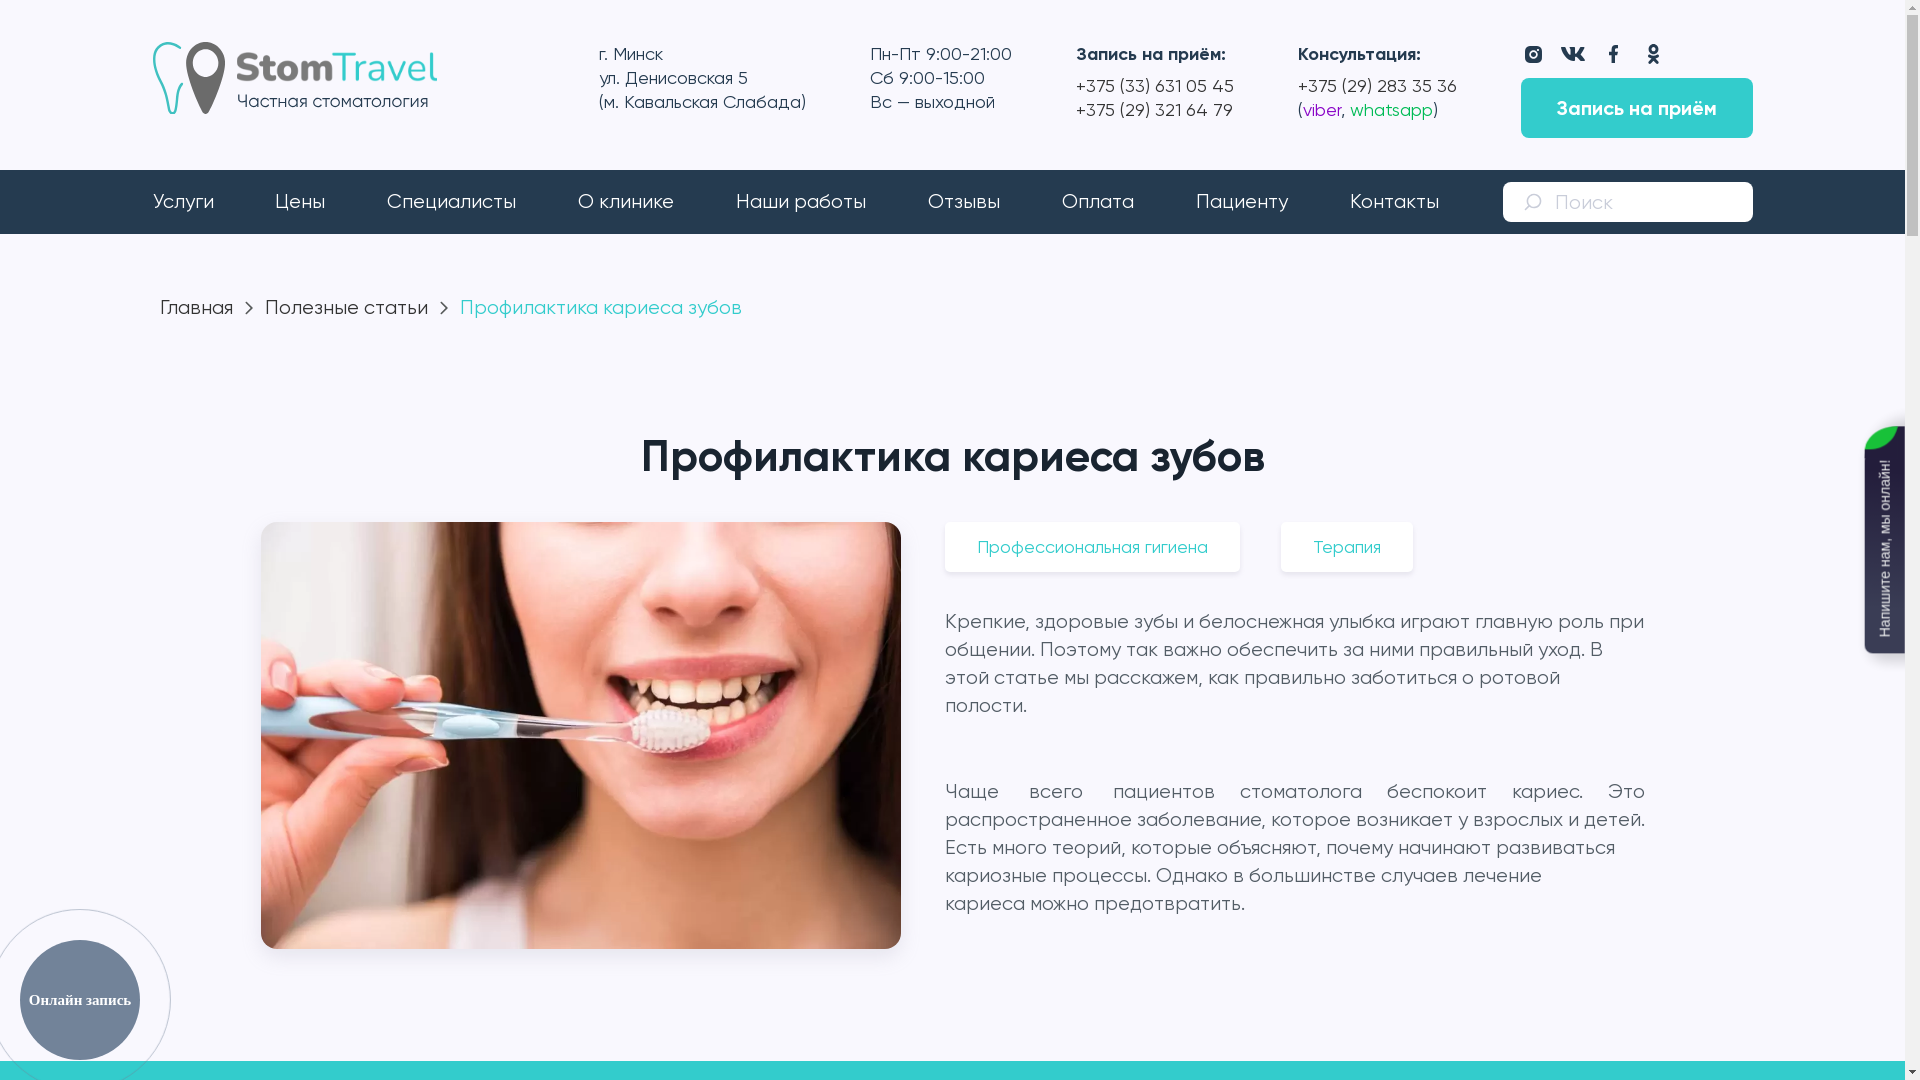  Describe the element at coordinates (1386, 109) in the screenshot. I see `'whatsapp'` at that location.